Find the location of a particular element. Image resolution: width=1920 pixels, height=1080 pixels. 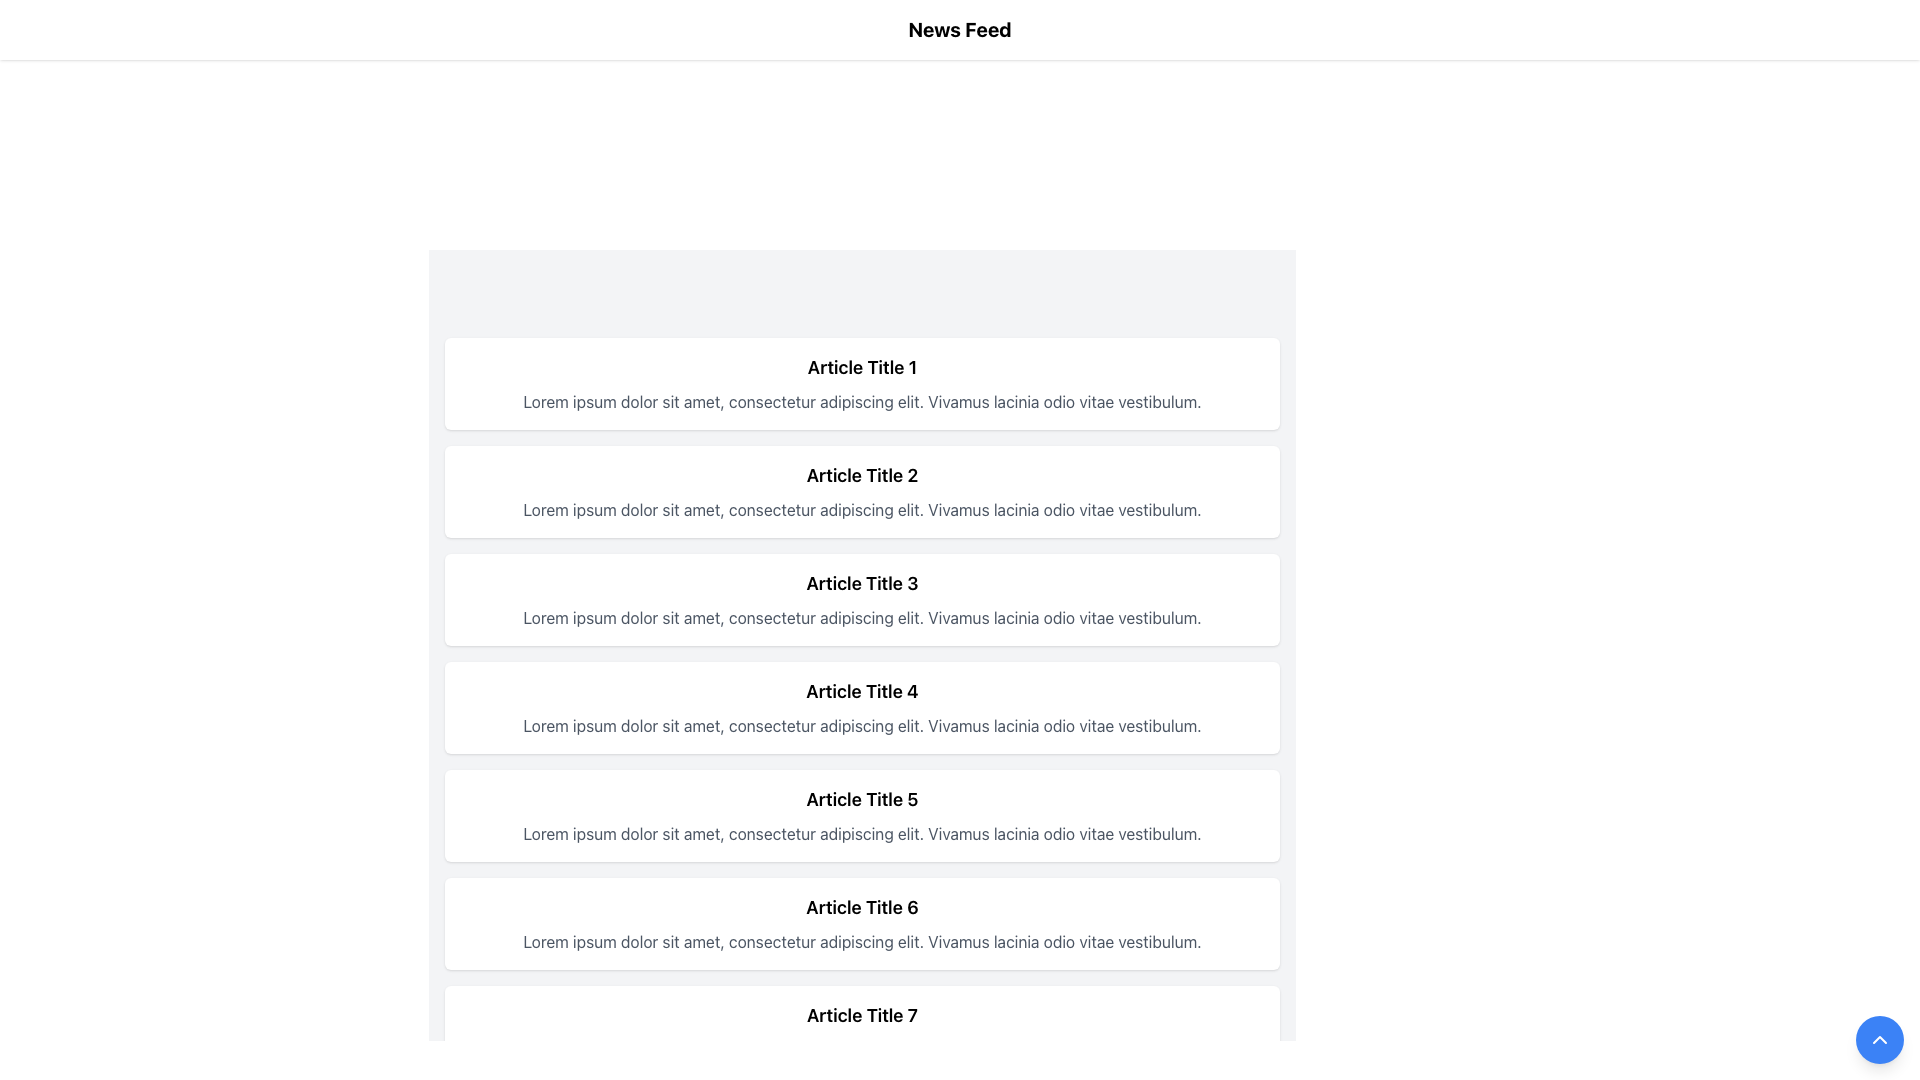

the content associated with the bold header text element displaying 'Article Title 4', located at the top of the fourth item in a vertical list layout is located at coordinates (862, 690).